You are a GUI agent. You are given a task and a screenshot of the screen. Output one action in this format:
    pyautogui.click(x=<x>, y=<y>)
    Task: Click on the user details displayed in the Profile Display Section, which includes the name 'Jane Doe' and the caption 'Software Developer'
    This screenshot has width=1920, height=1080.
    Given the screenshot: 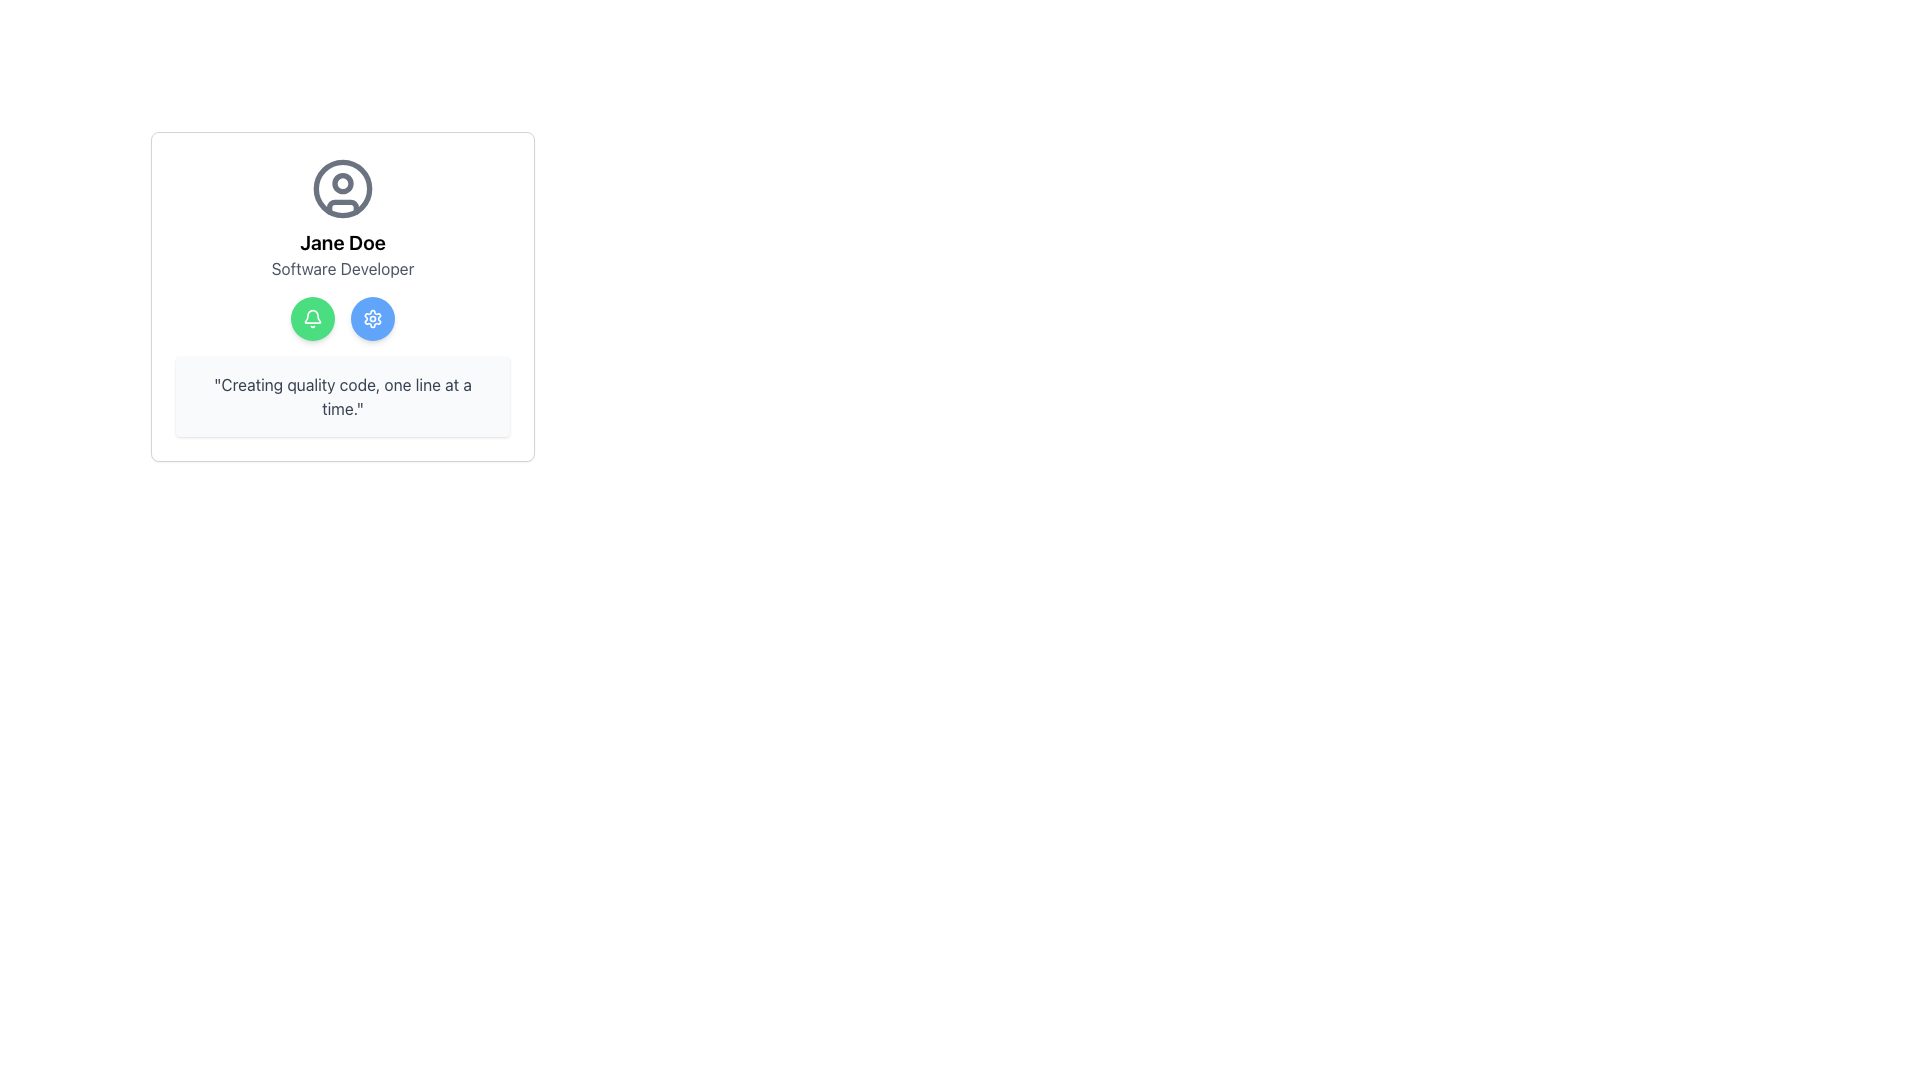 What is the action you would take?
    pyautogui.click(x=342, y=219)
    